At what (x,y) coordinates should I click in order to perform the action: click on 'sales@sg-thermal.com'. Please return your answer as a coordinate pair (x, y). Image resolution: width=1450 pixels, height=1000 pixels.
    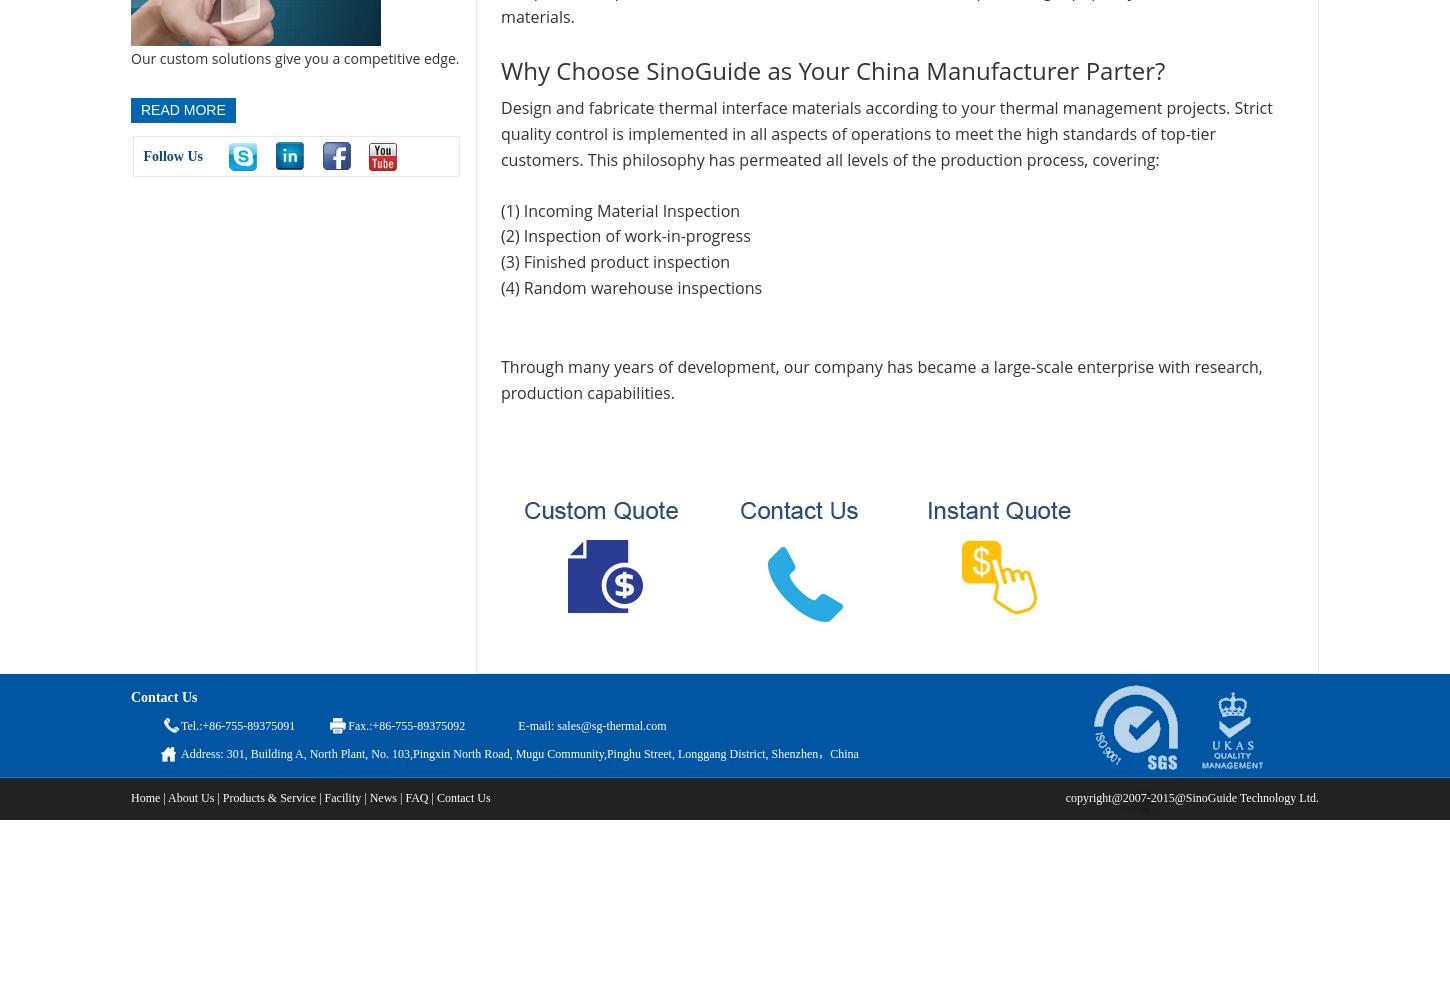
    Looking at the image, I should click on (610, 725).